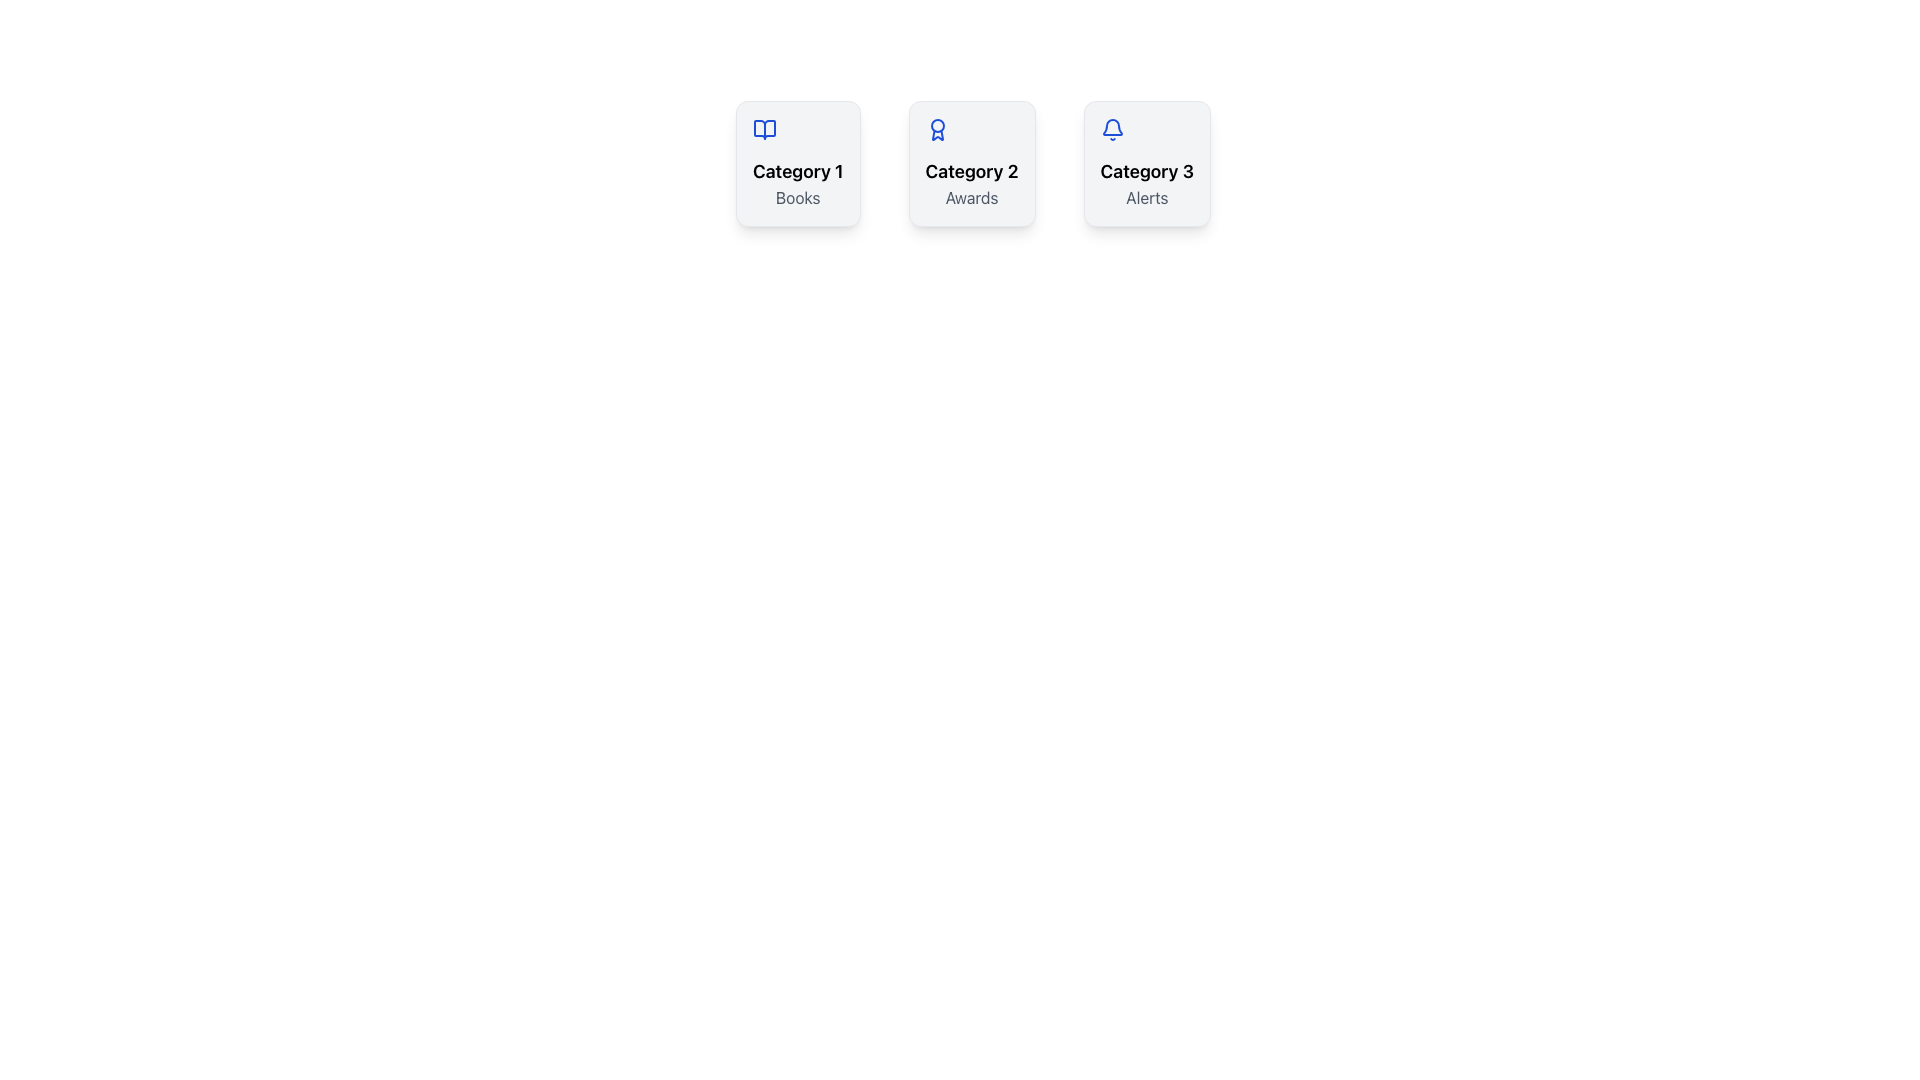  What do you see at coordinates (936, 130) in the screenshot?
I see `the circular blue award badge icon located in the second tile labeled 'Category 2' with the subtitle 'Awards'` at bounding box center [936, 130].